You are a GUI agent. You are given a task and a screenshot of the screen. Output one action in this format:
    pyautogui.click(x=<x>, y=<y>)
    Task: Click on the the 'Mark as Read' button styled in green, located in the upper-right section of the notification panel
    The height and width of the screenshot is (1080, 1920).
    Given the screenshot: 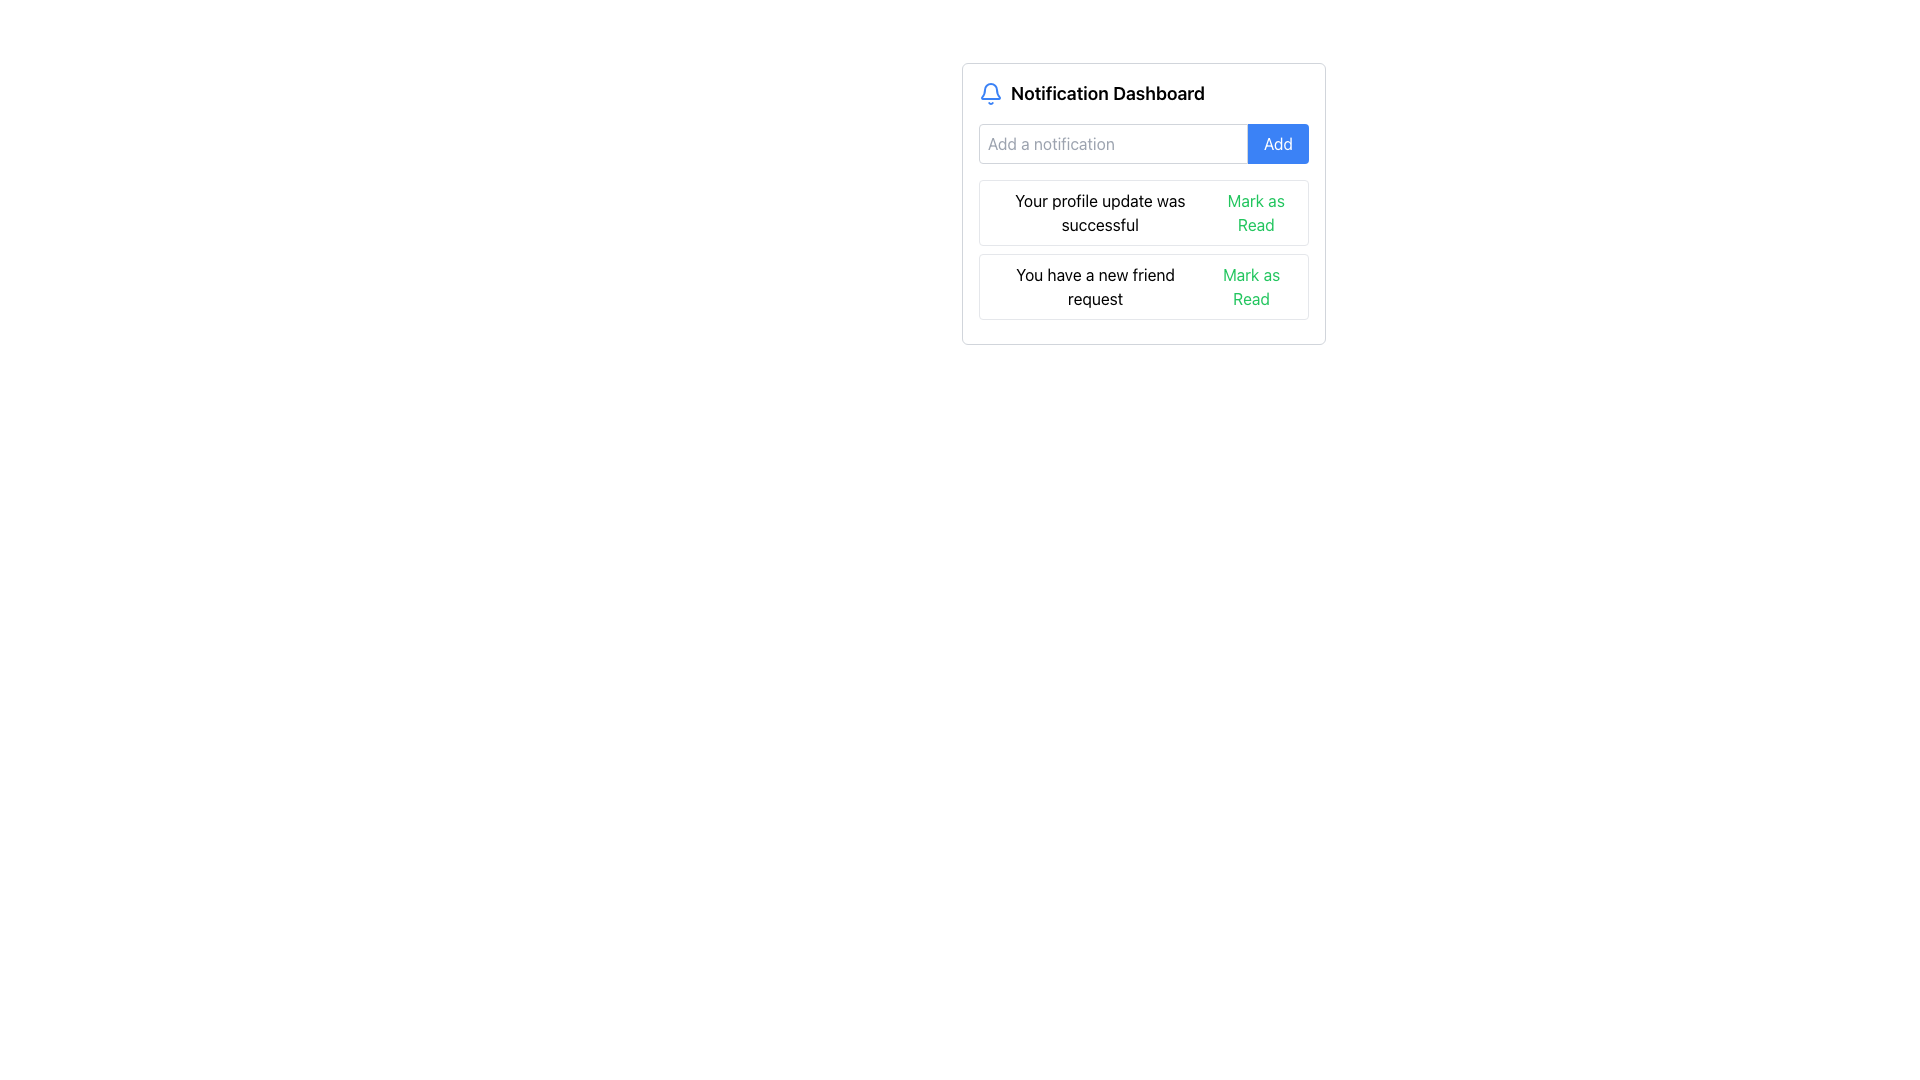 What is the action you would take?
    pyautogui.click(x=1255, y=212)
    